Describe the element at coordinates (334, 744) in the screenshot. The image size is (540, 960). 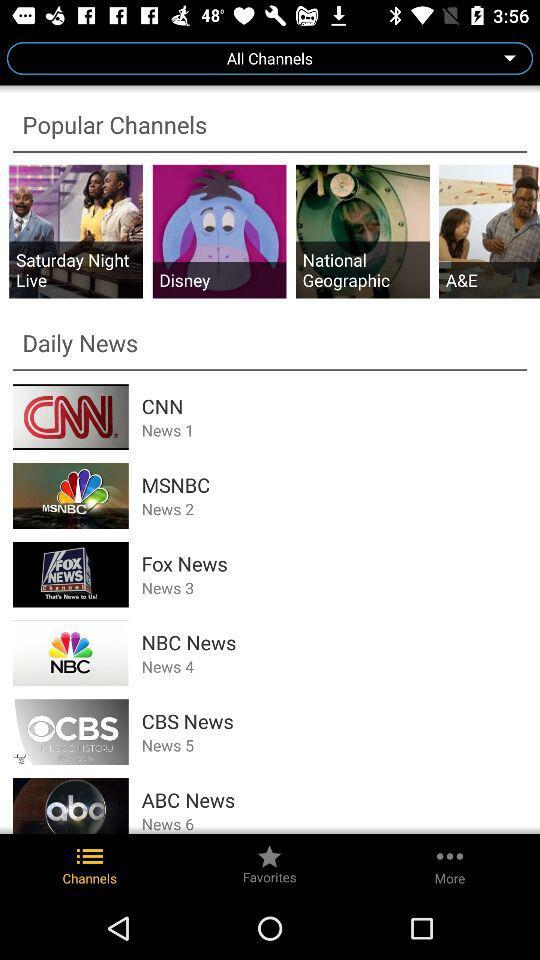
I see `the news 5 app` at that location.